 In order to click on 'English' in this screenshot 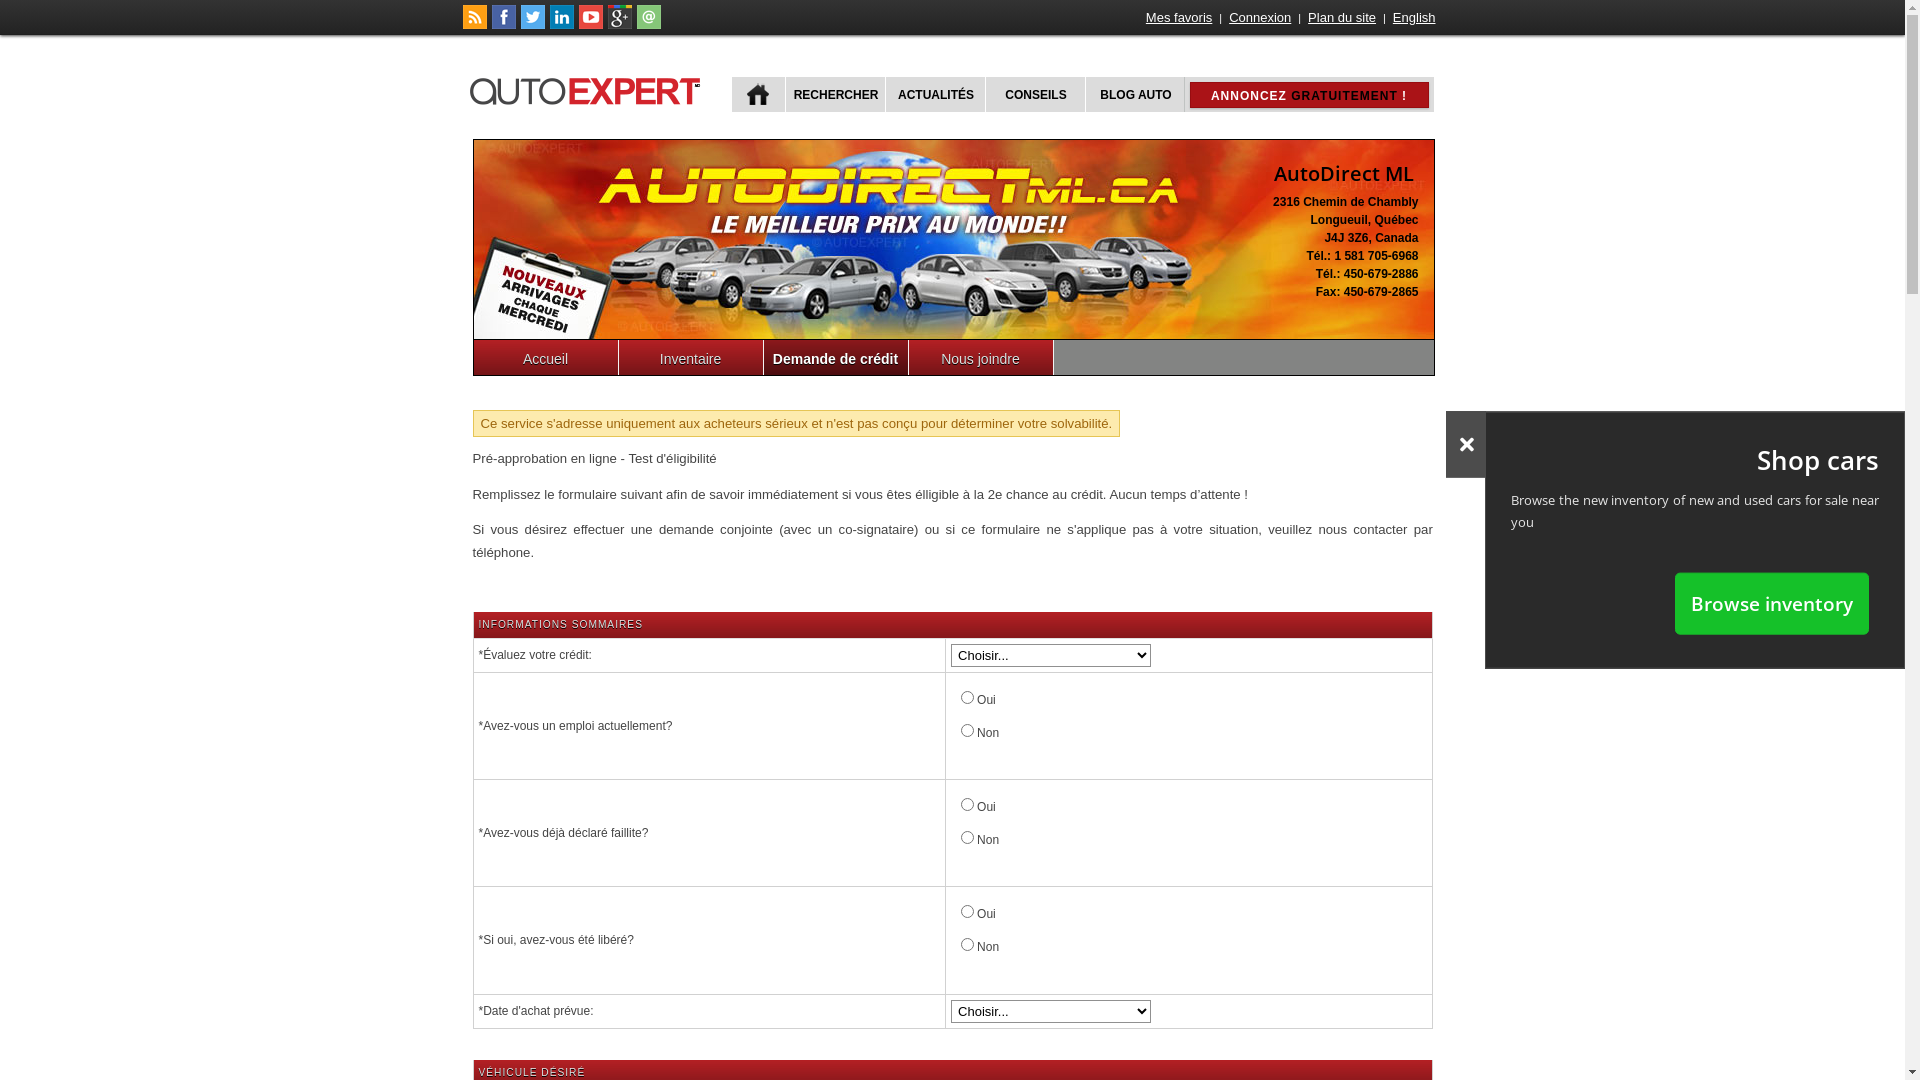, I will do `click(1413, 17)`.